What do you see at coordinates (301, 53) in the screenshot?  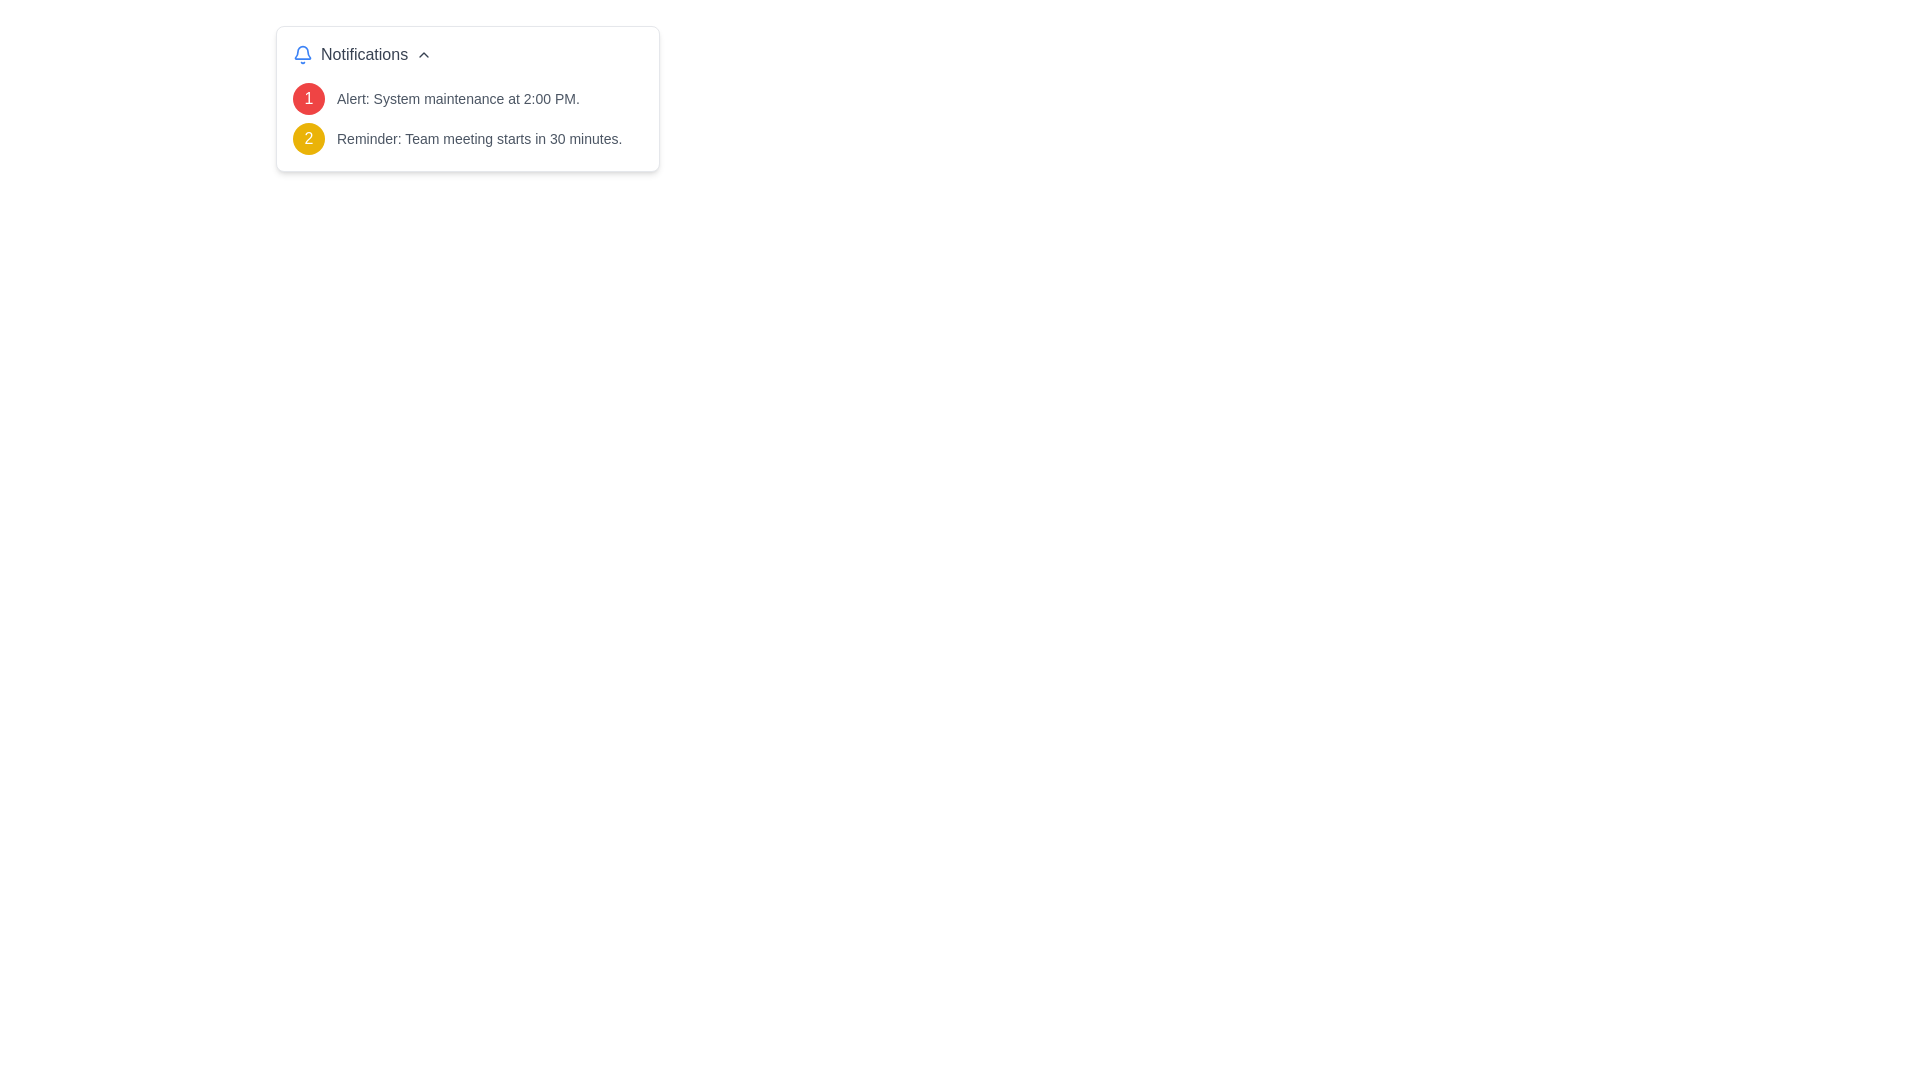 I see `the bell icon representing notifications, which is the leftmost element in the 'Notifications' group` at bounding box center [301, 53].